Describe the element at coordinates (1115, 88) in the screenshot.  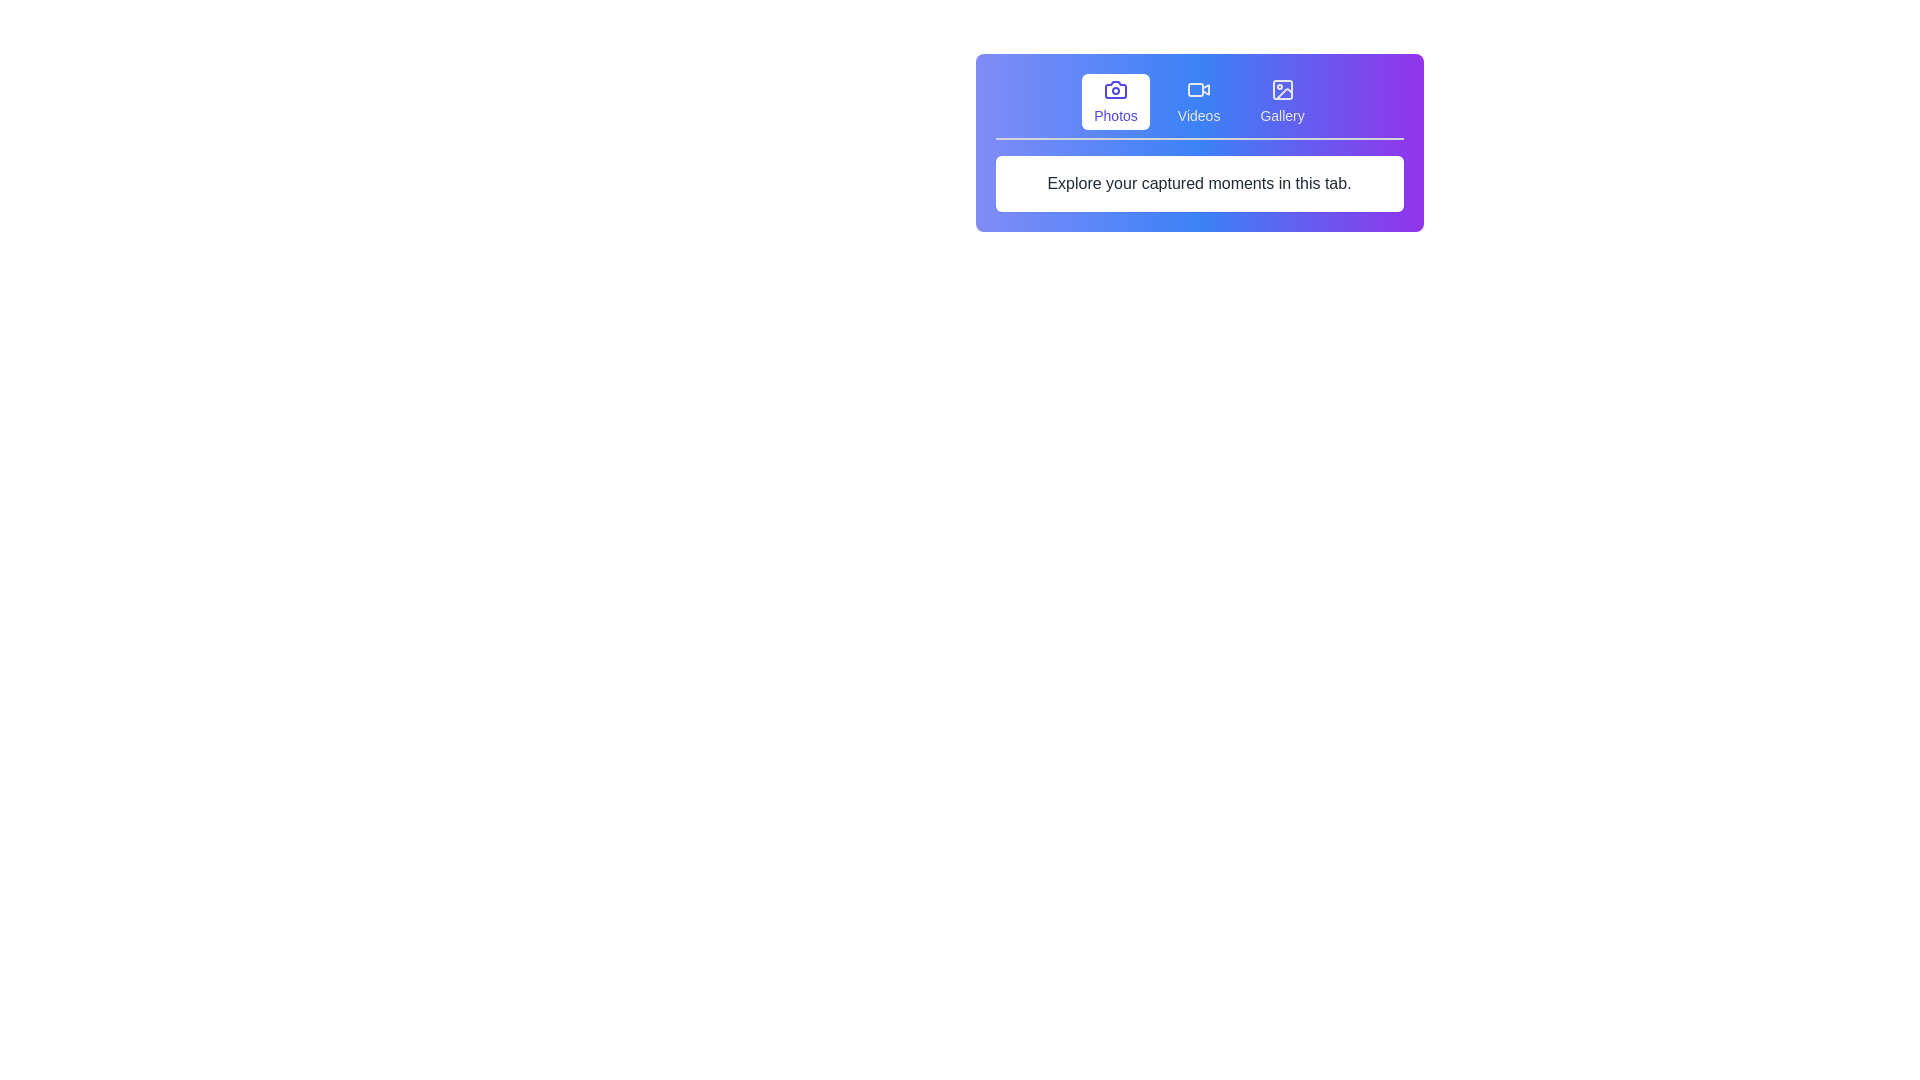
I see `the 'Photos' tab icon located in the top section of the interface` at that location.